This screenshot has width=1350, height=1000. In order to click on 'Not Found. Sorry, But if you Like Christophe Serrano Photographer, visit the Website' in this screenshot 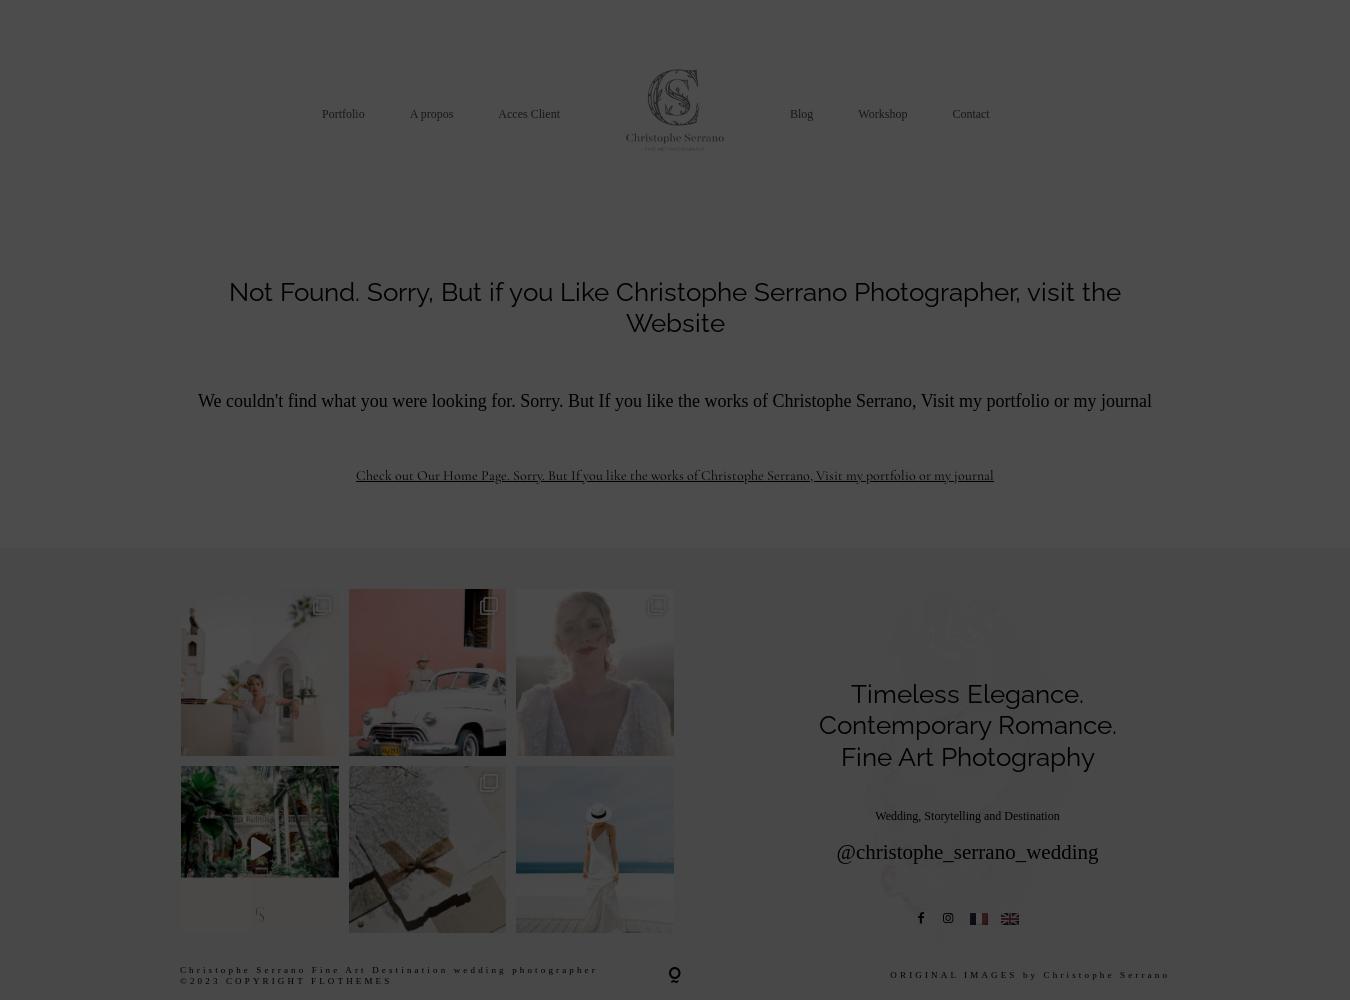, I will do `click(675, 307)`.